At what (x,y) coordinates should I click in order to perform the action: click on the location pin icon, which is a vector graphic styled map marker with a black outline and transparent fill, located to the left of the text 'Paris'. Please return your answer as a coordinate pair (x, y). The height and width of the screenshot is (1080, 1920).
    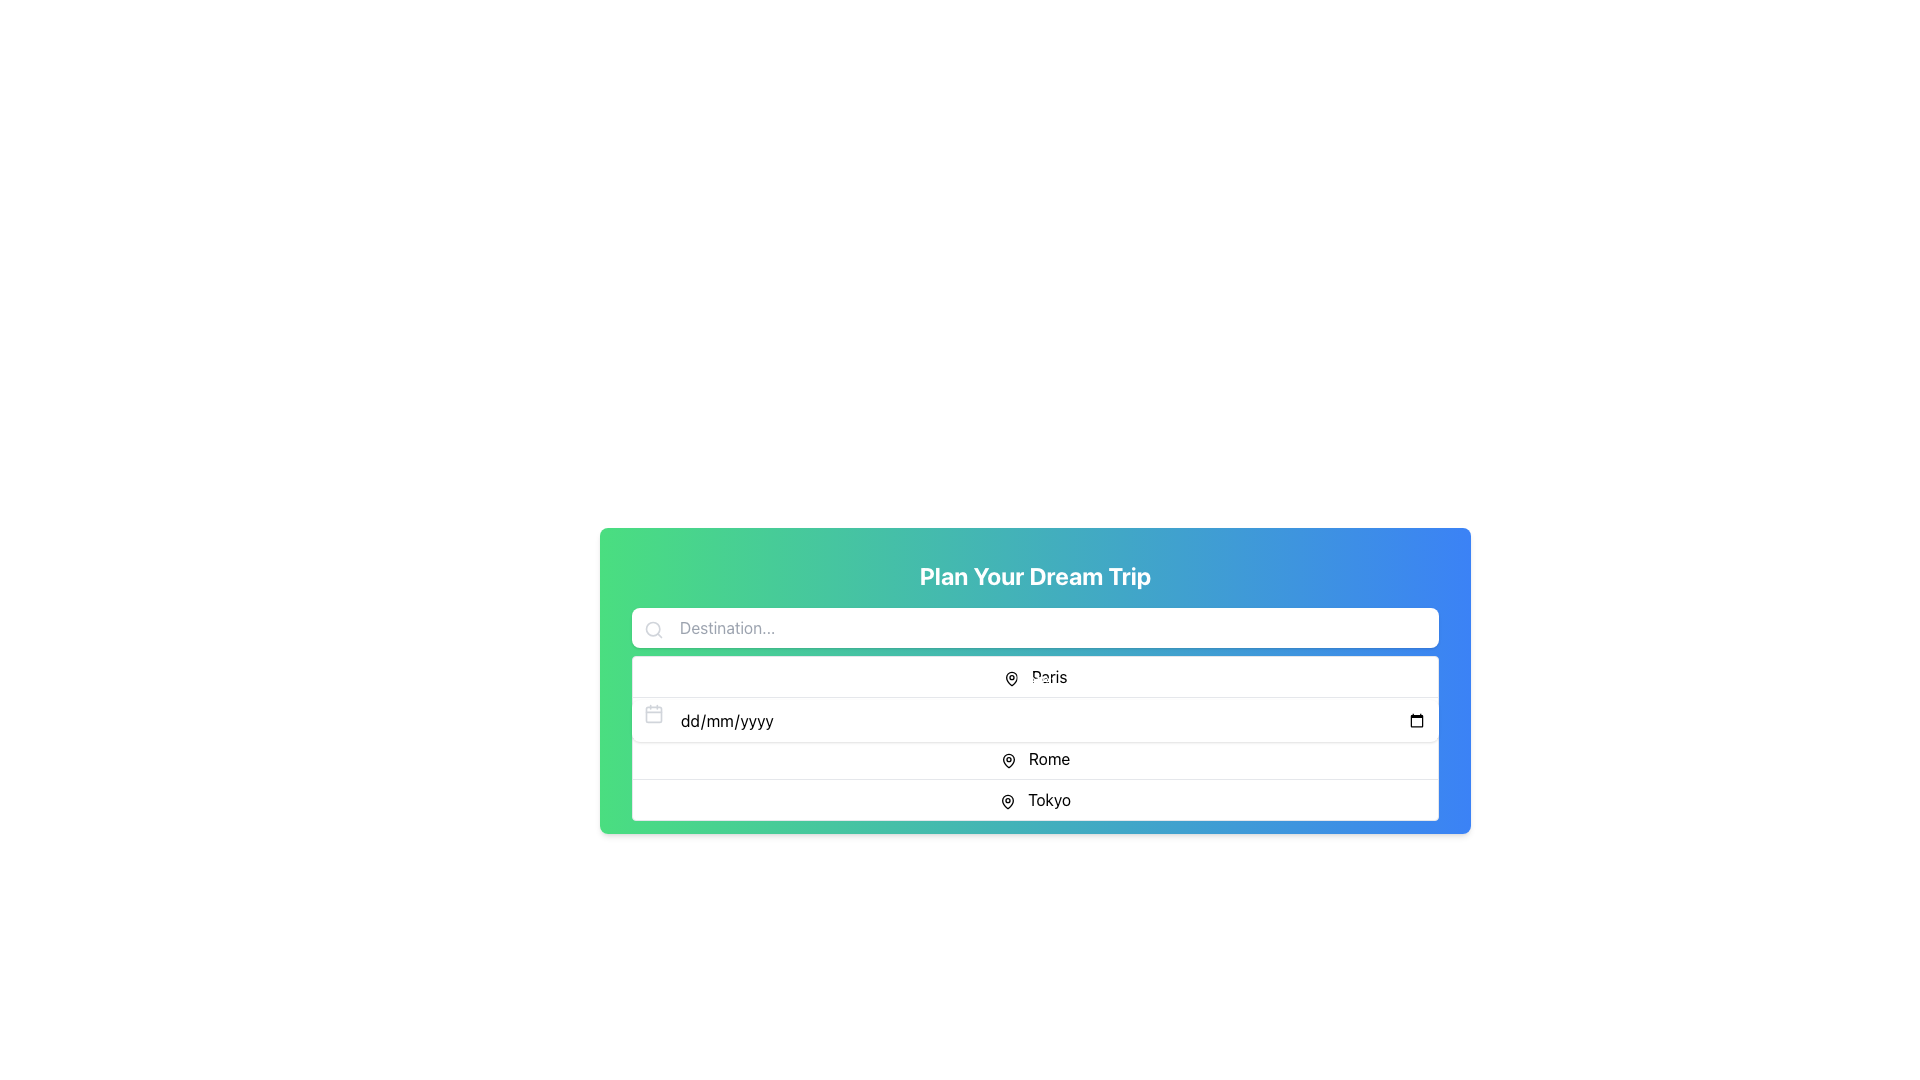
    Looking at the image, I should click on (1011, 677).